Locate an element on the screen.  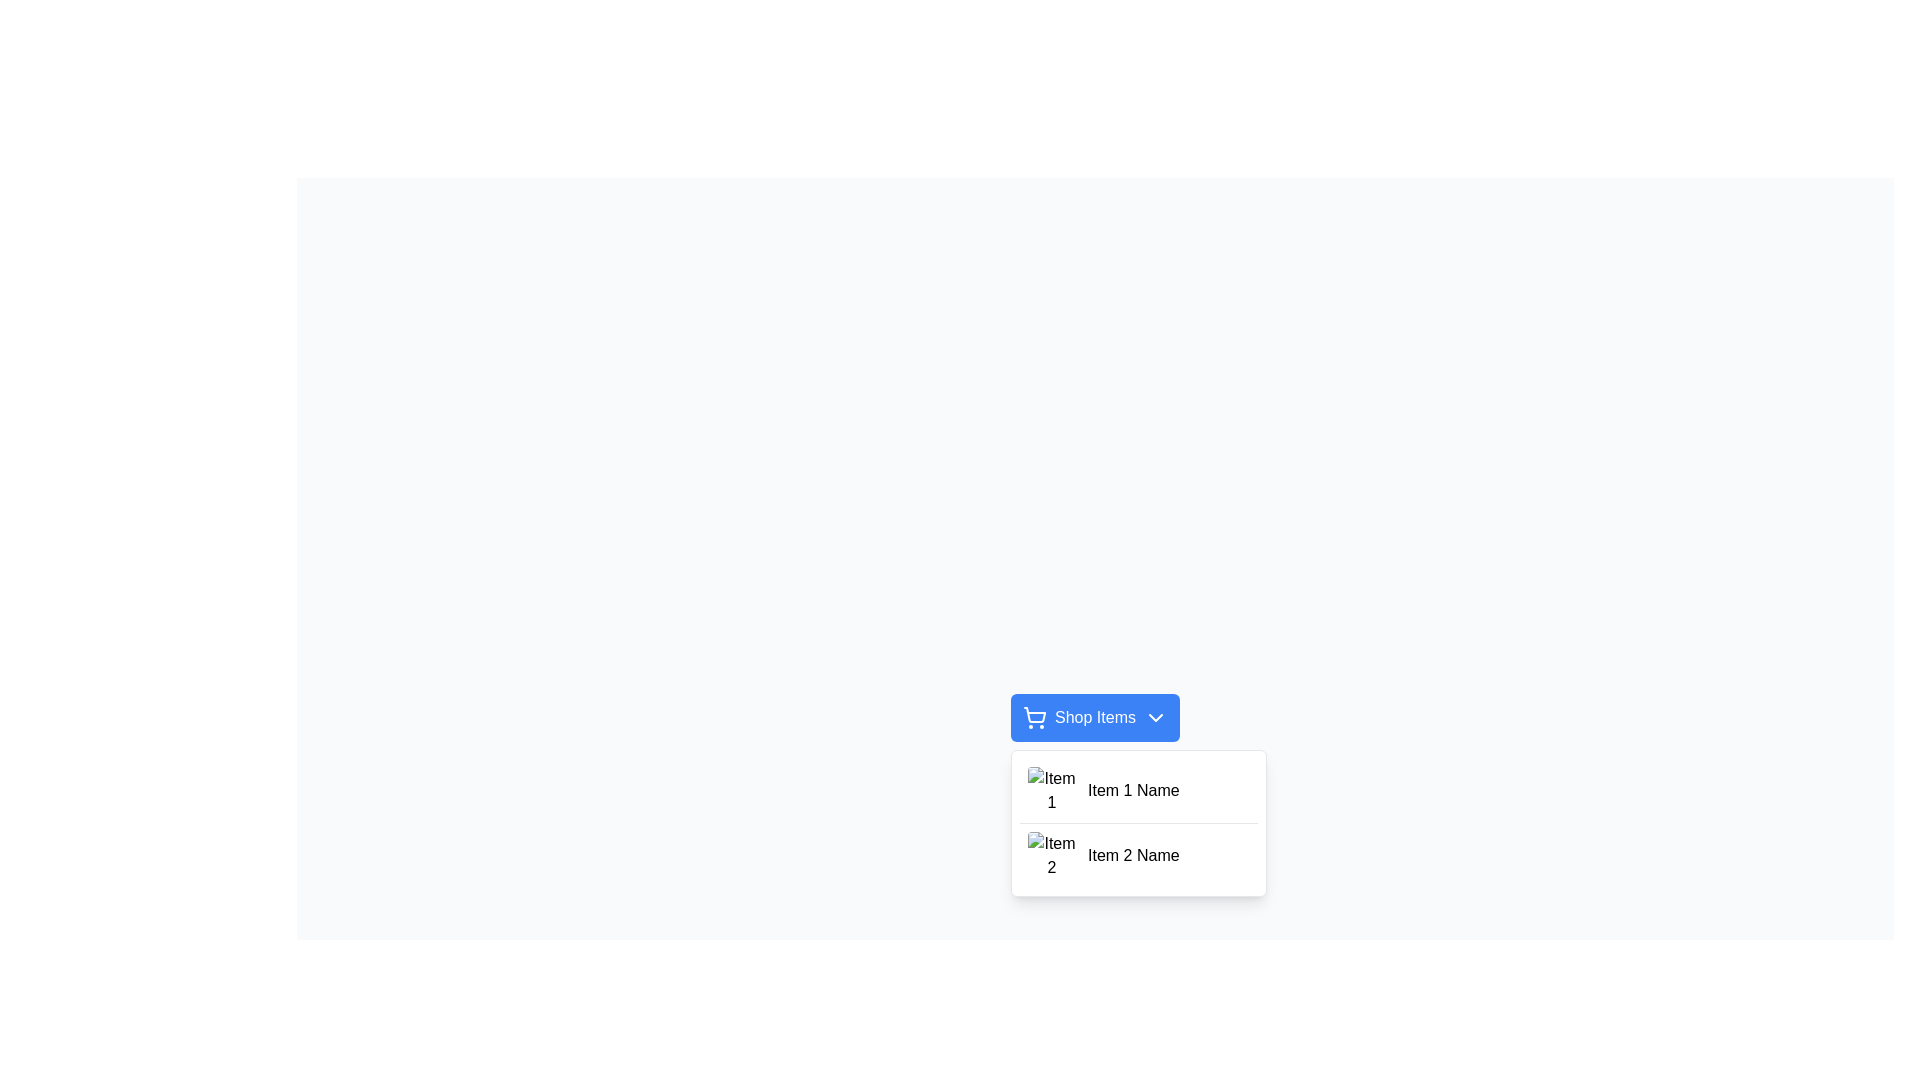
the blue 'Shop Items' dropdown toggle button with a shopping cart icon and down-pointing chevron is located at coordinates (1094, 716).